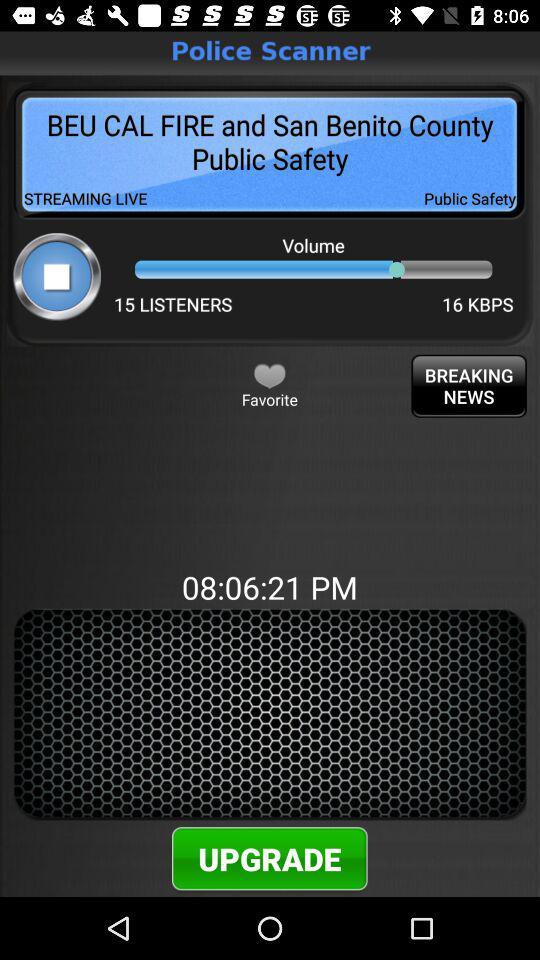 Image resolution: width=540 pixels, height=960 pixels. I want to click on the icon next to the favorite icon, so click(469, 385).